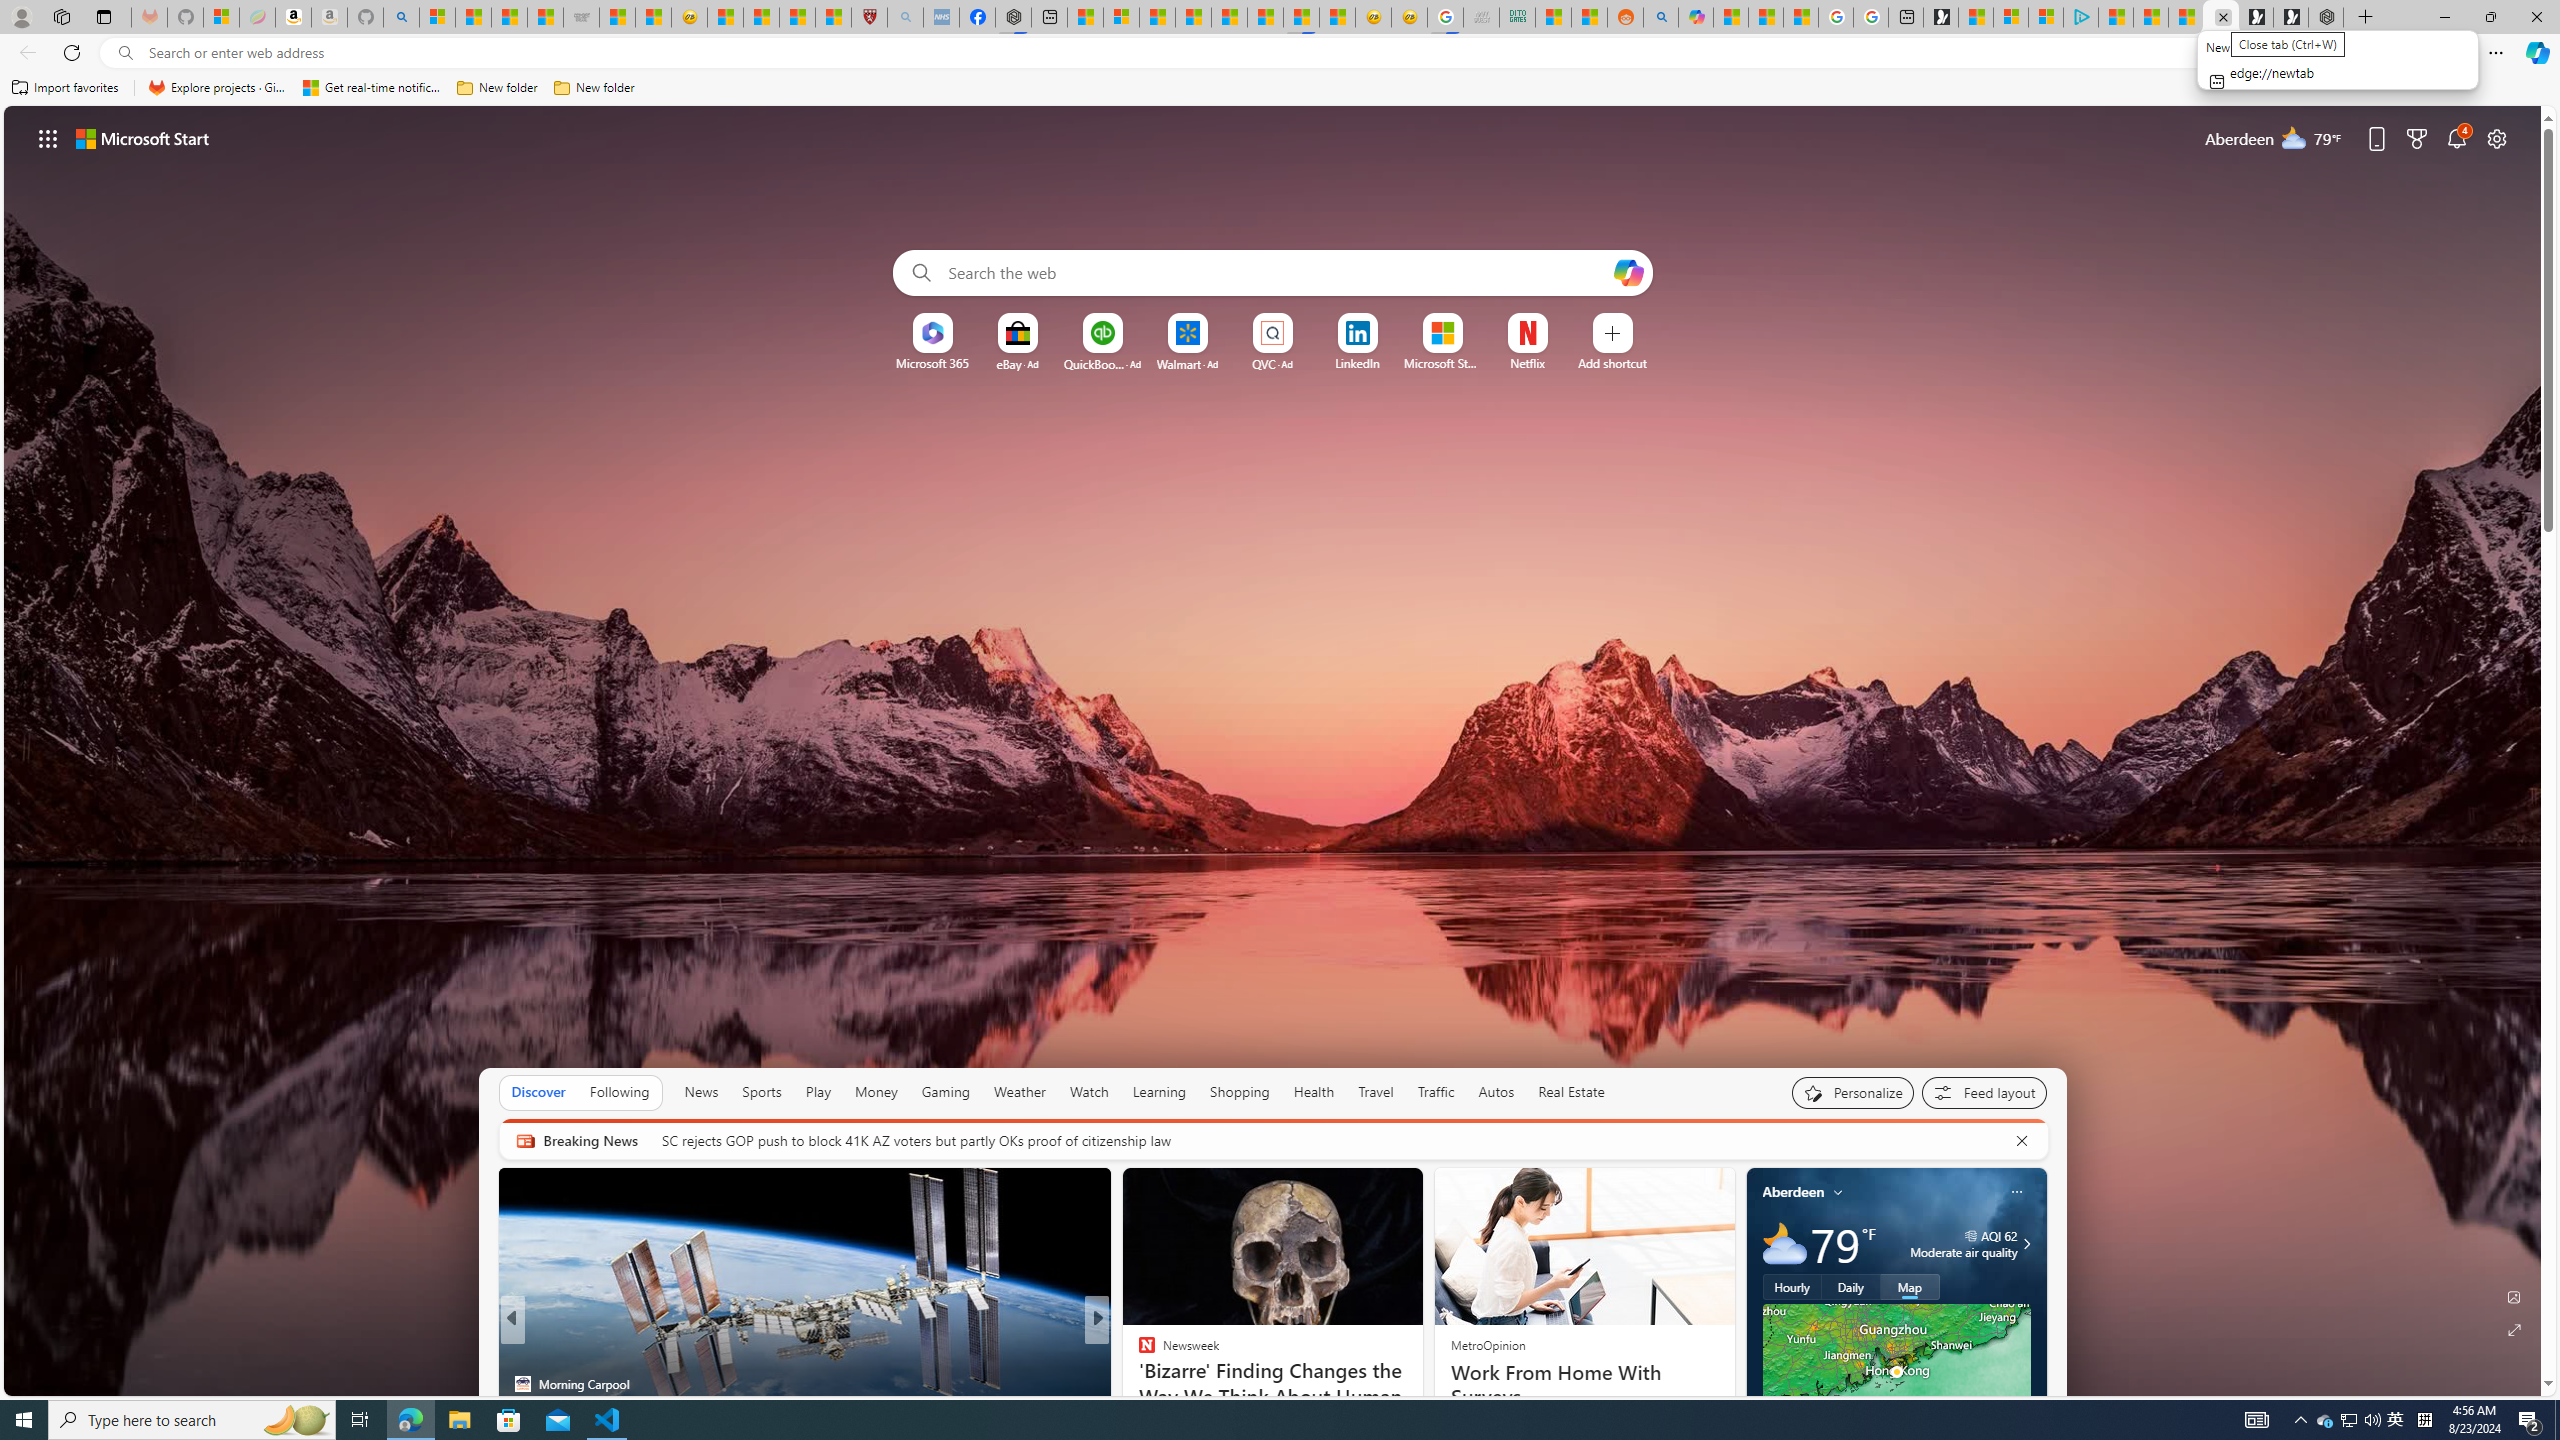 The height and width of the screenshot is (1440, 2560). What do you see at coordinates (1850, 1286) in the screenshot?
I see `'Daily'` at bounding box center [1850, 1286].